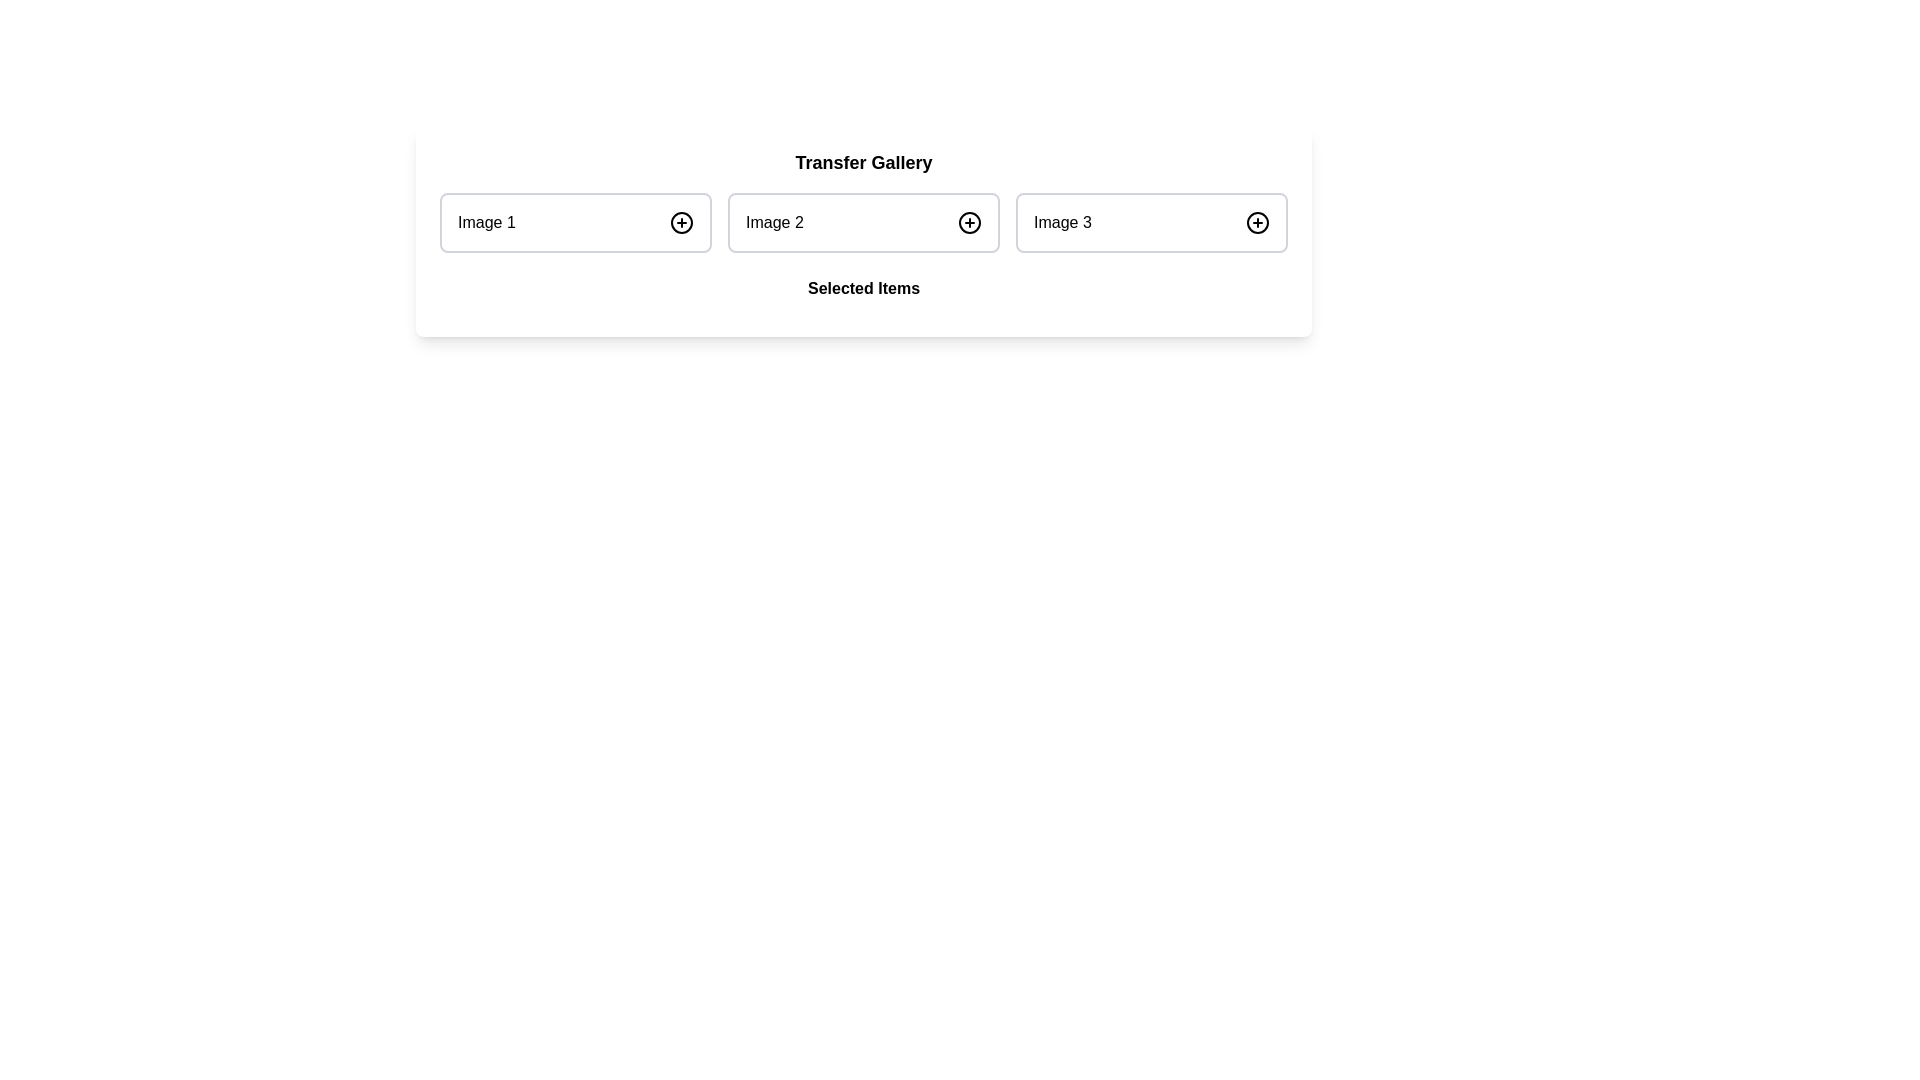 The height and width of the screenshot is (1080, 1920). What do you see at coordinates (681, 223) in the screenshot?
I see `the circular button with a plus symbol located to the right of the text 'Image 1'` at bounding box center [681, 223].